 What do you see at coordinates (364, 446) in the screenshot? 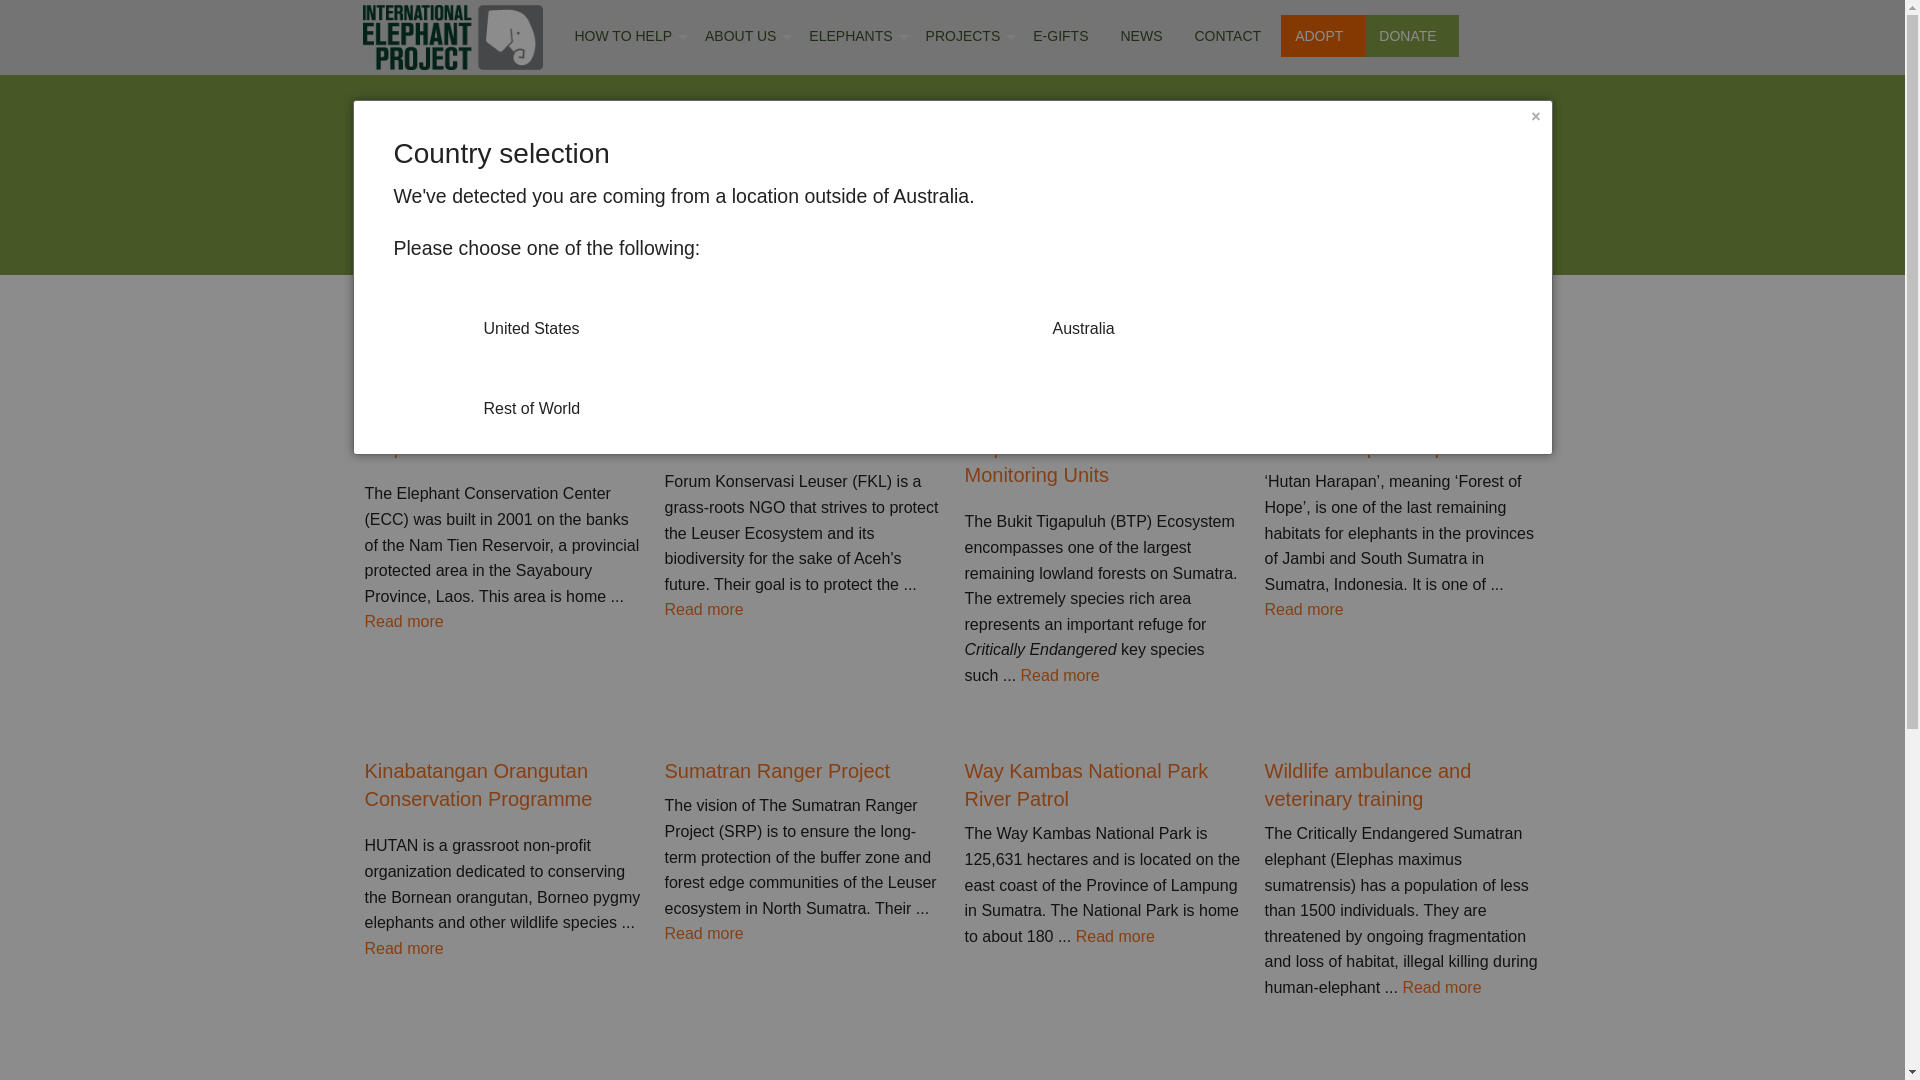
I see `'Elephant Conservation Center'` at bounding box center [364, 446].